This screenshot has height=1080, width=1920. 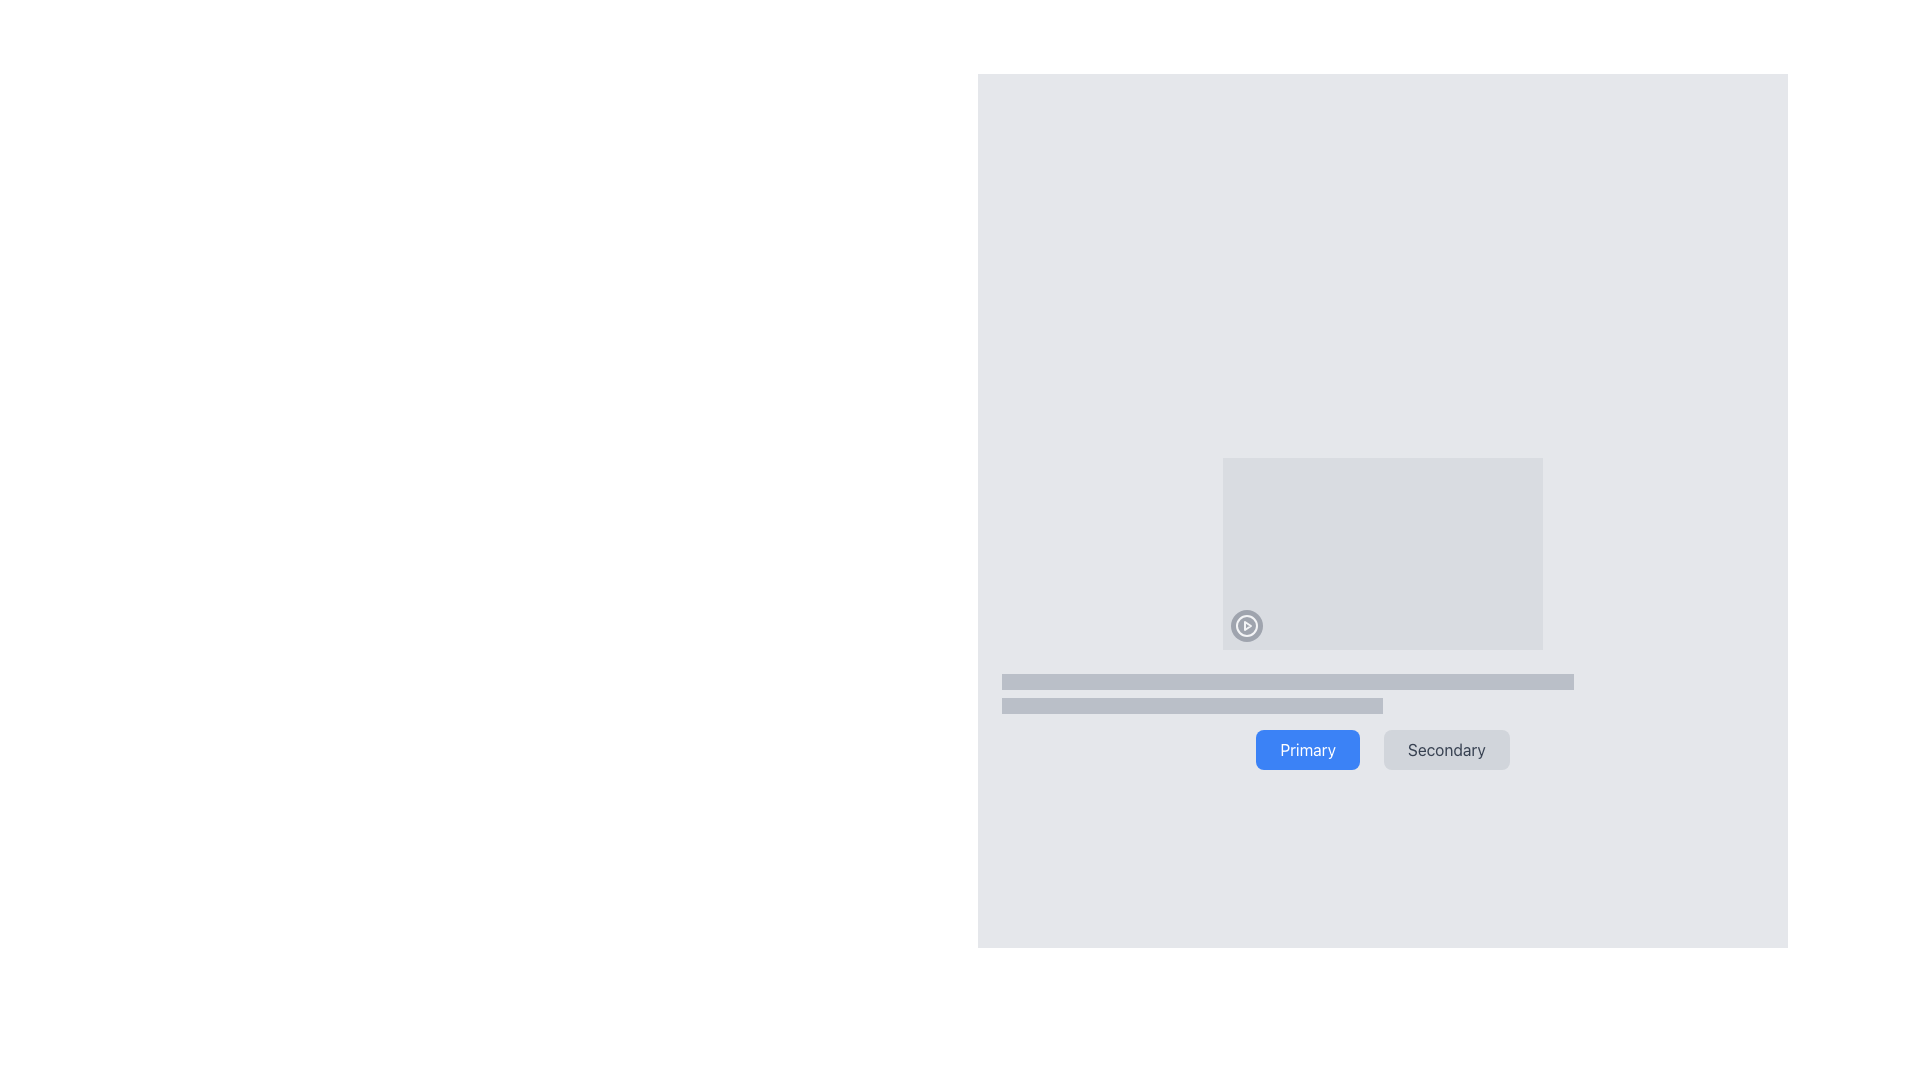 I want to click on the secondary action button located immediately to the right of the blue 'Primary' button in the lower central area of the interface, so click(x=1446, y=749).